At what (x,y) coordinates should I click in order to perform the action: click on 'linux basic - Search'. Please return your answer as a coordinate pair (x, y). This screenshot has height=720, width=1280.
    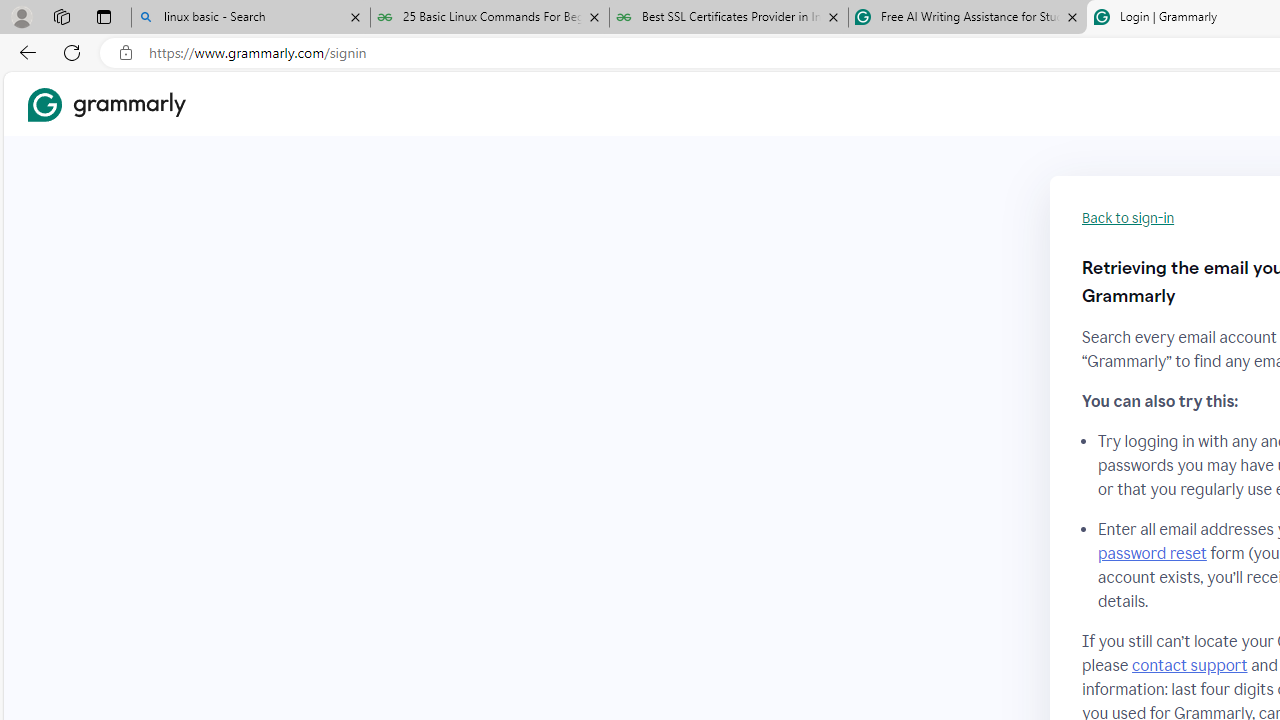
    Looking at the image, I should click on (249, 17).